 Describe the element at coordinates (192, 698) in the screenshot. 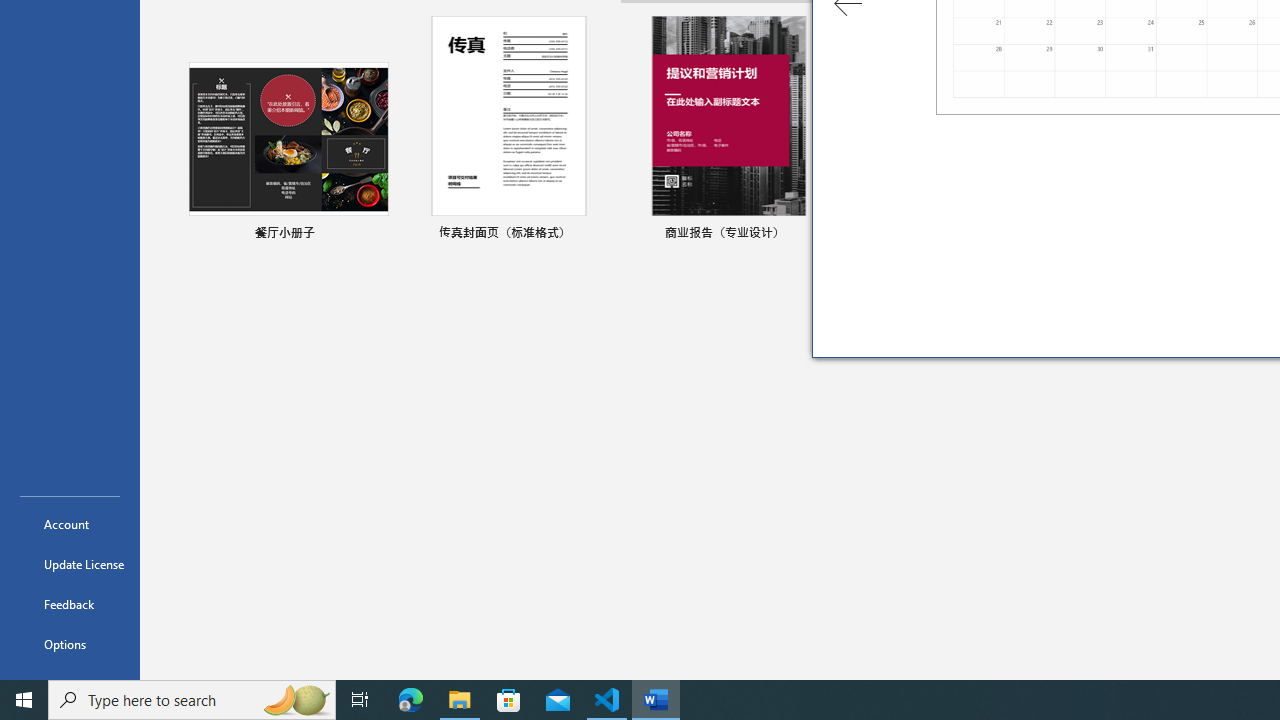

I see `'Type here to search'` at that location.